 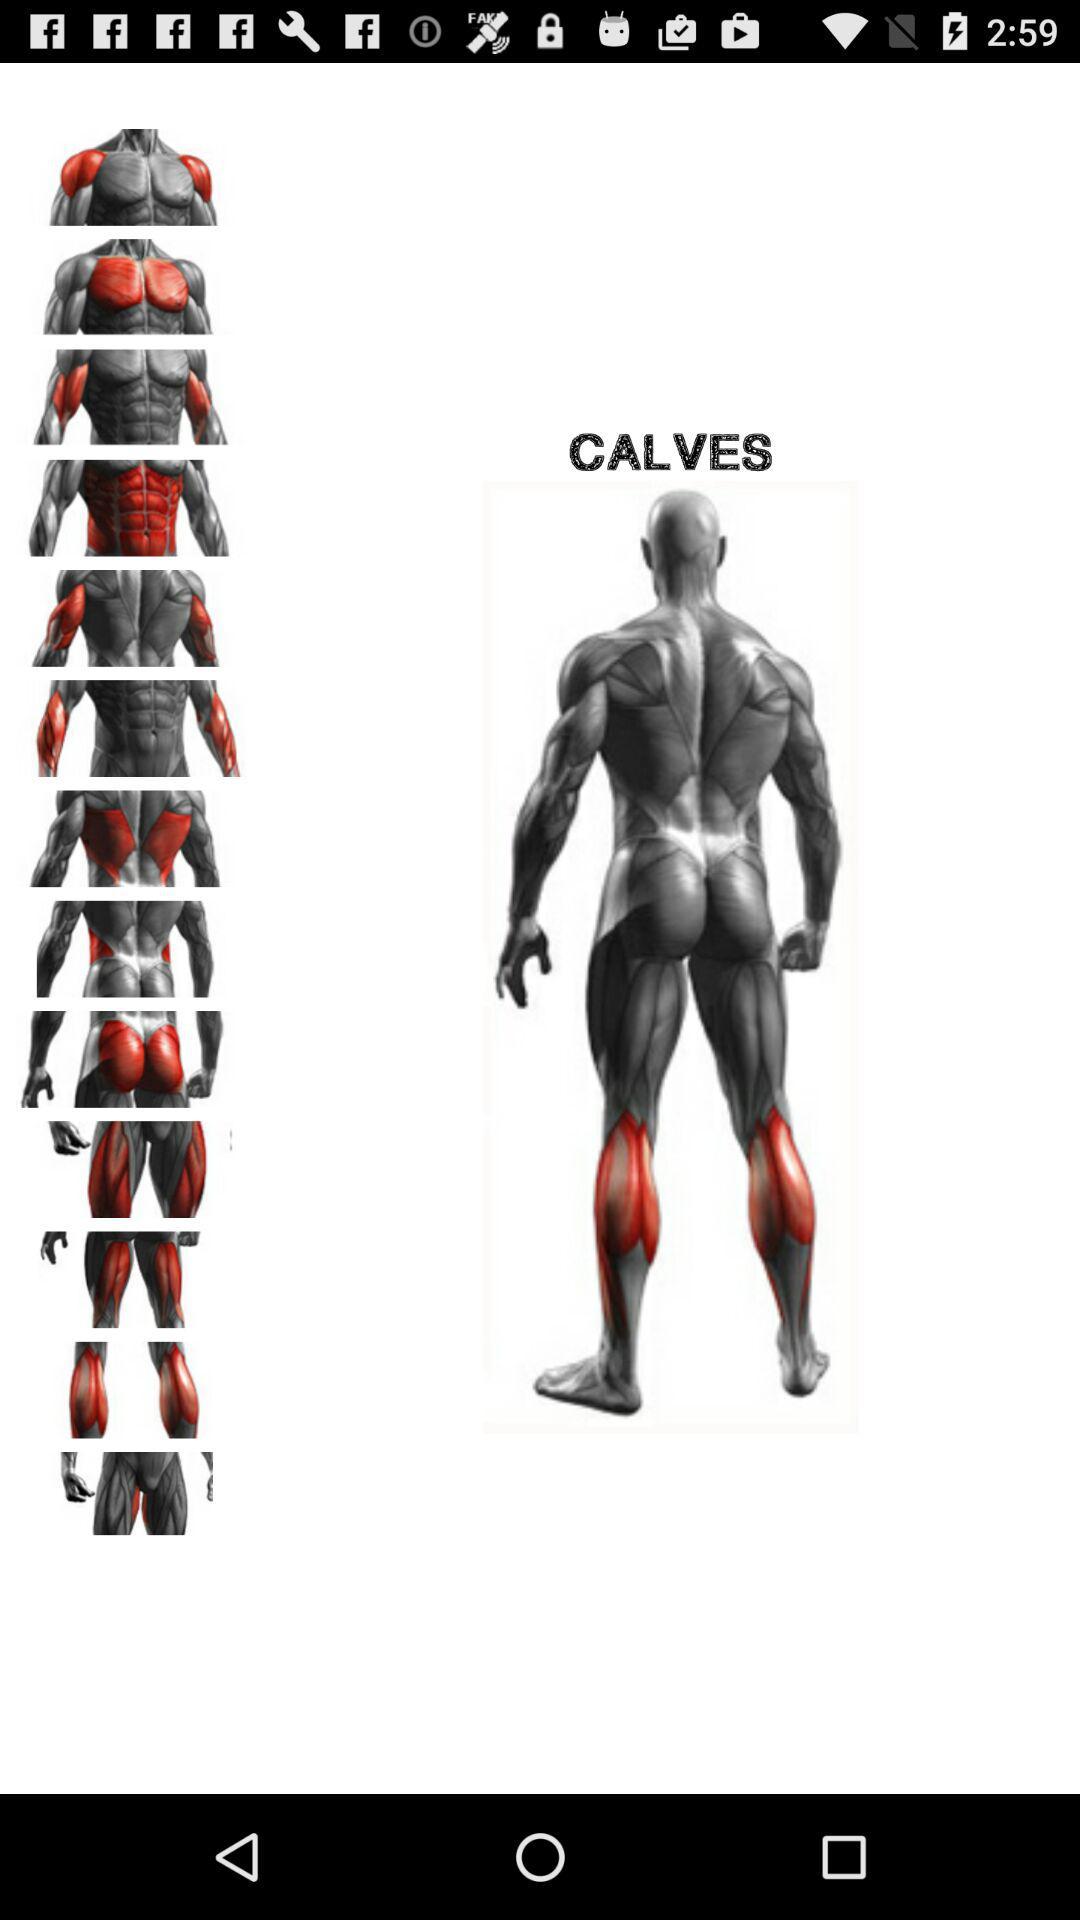 What do you see at coordinates (131, 1272) in the screenshot?
I see `hamstring muscles in back of the leg` at bounding box center [131, 1272].